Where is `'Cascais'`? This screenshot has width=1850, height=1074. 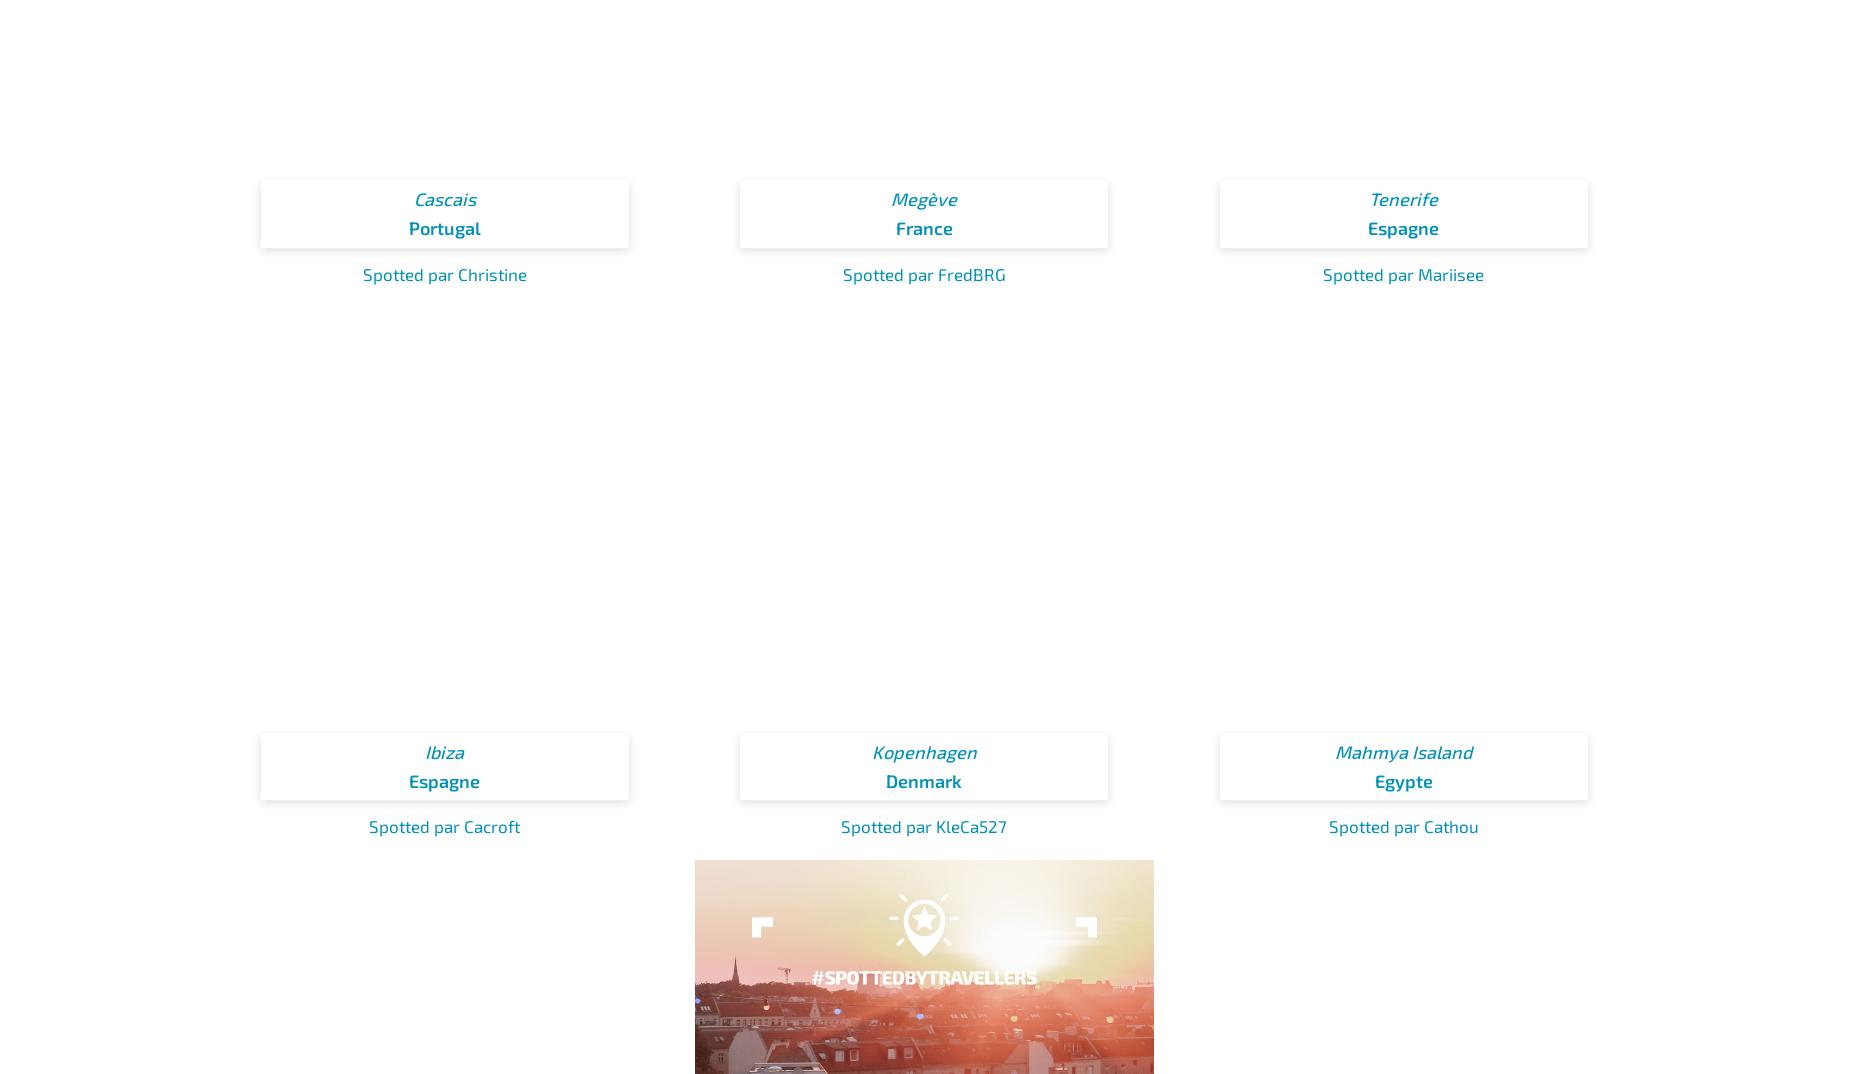 'Cascais' is located at coordinates (443, 199).